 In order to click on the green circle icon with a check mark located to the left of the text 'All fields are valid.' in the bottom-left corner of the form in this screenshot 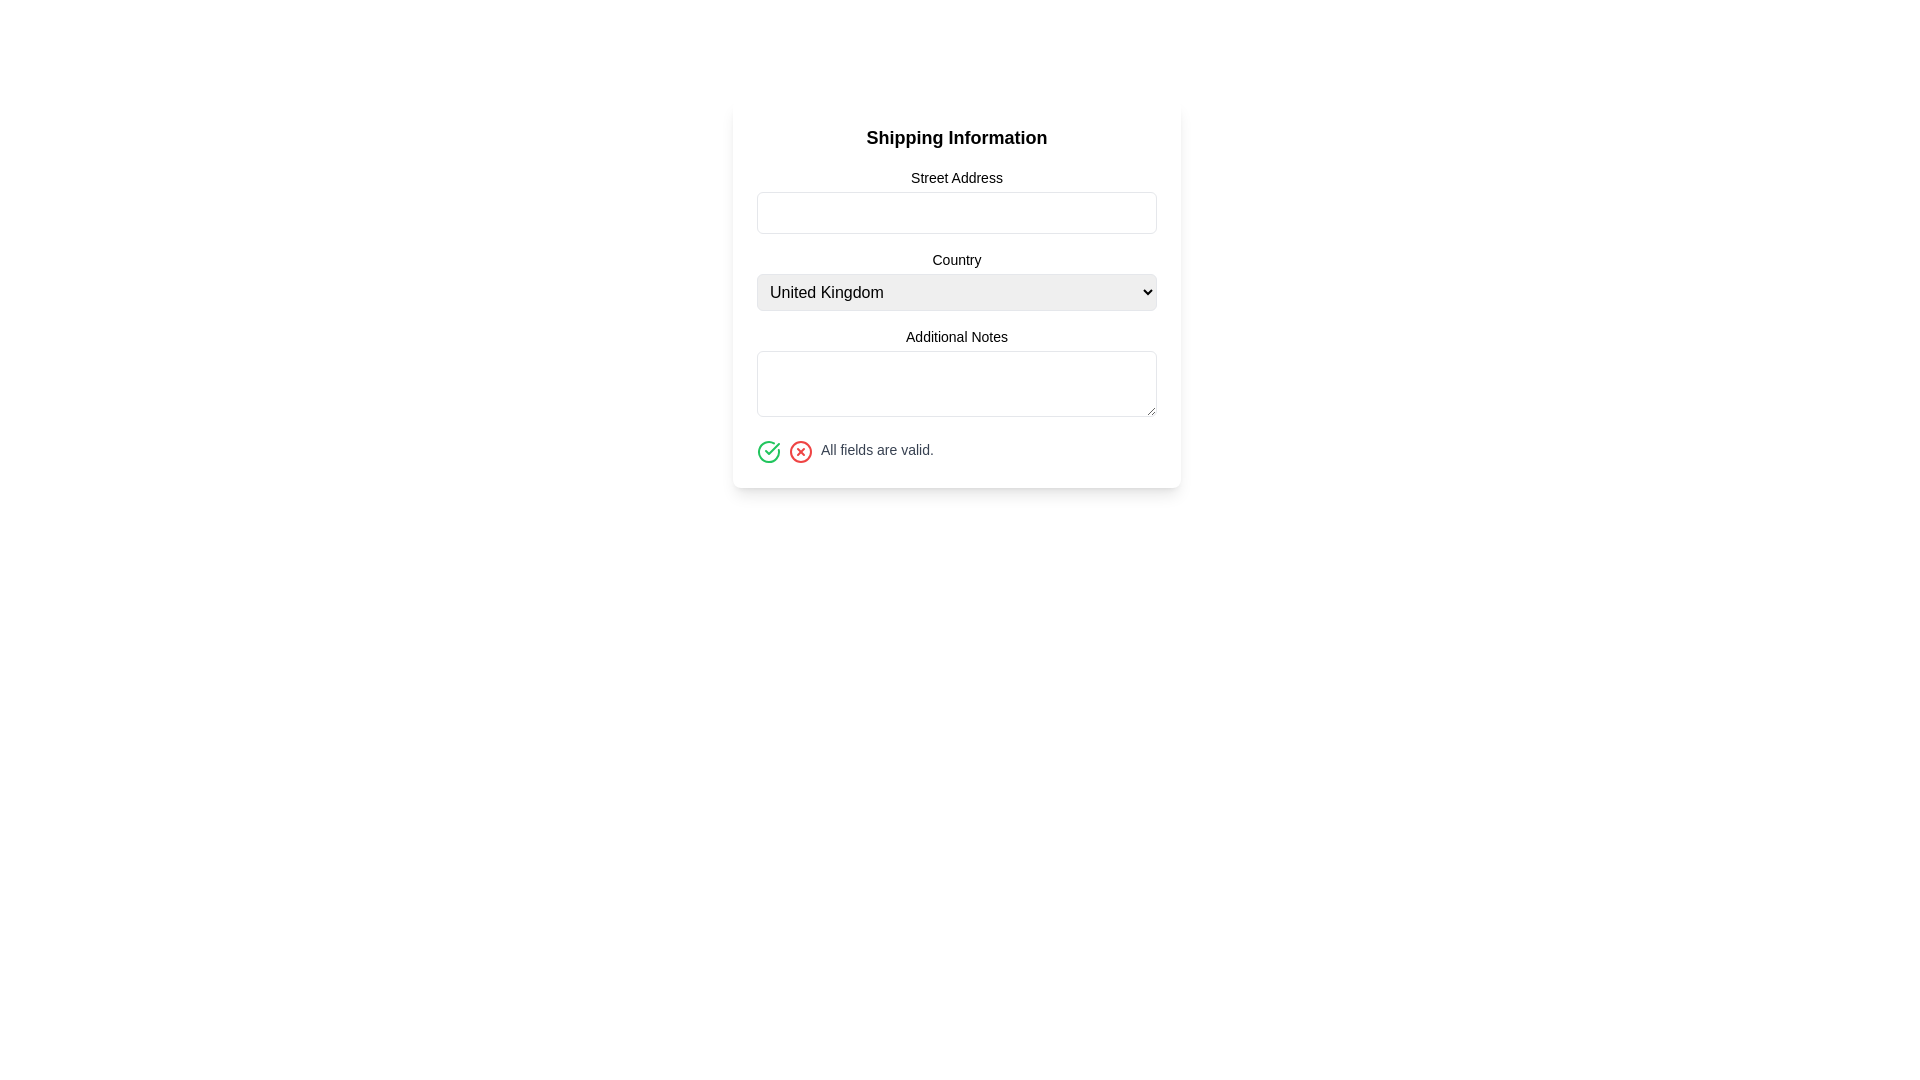, I will do `click(767, 451)`.